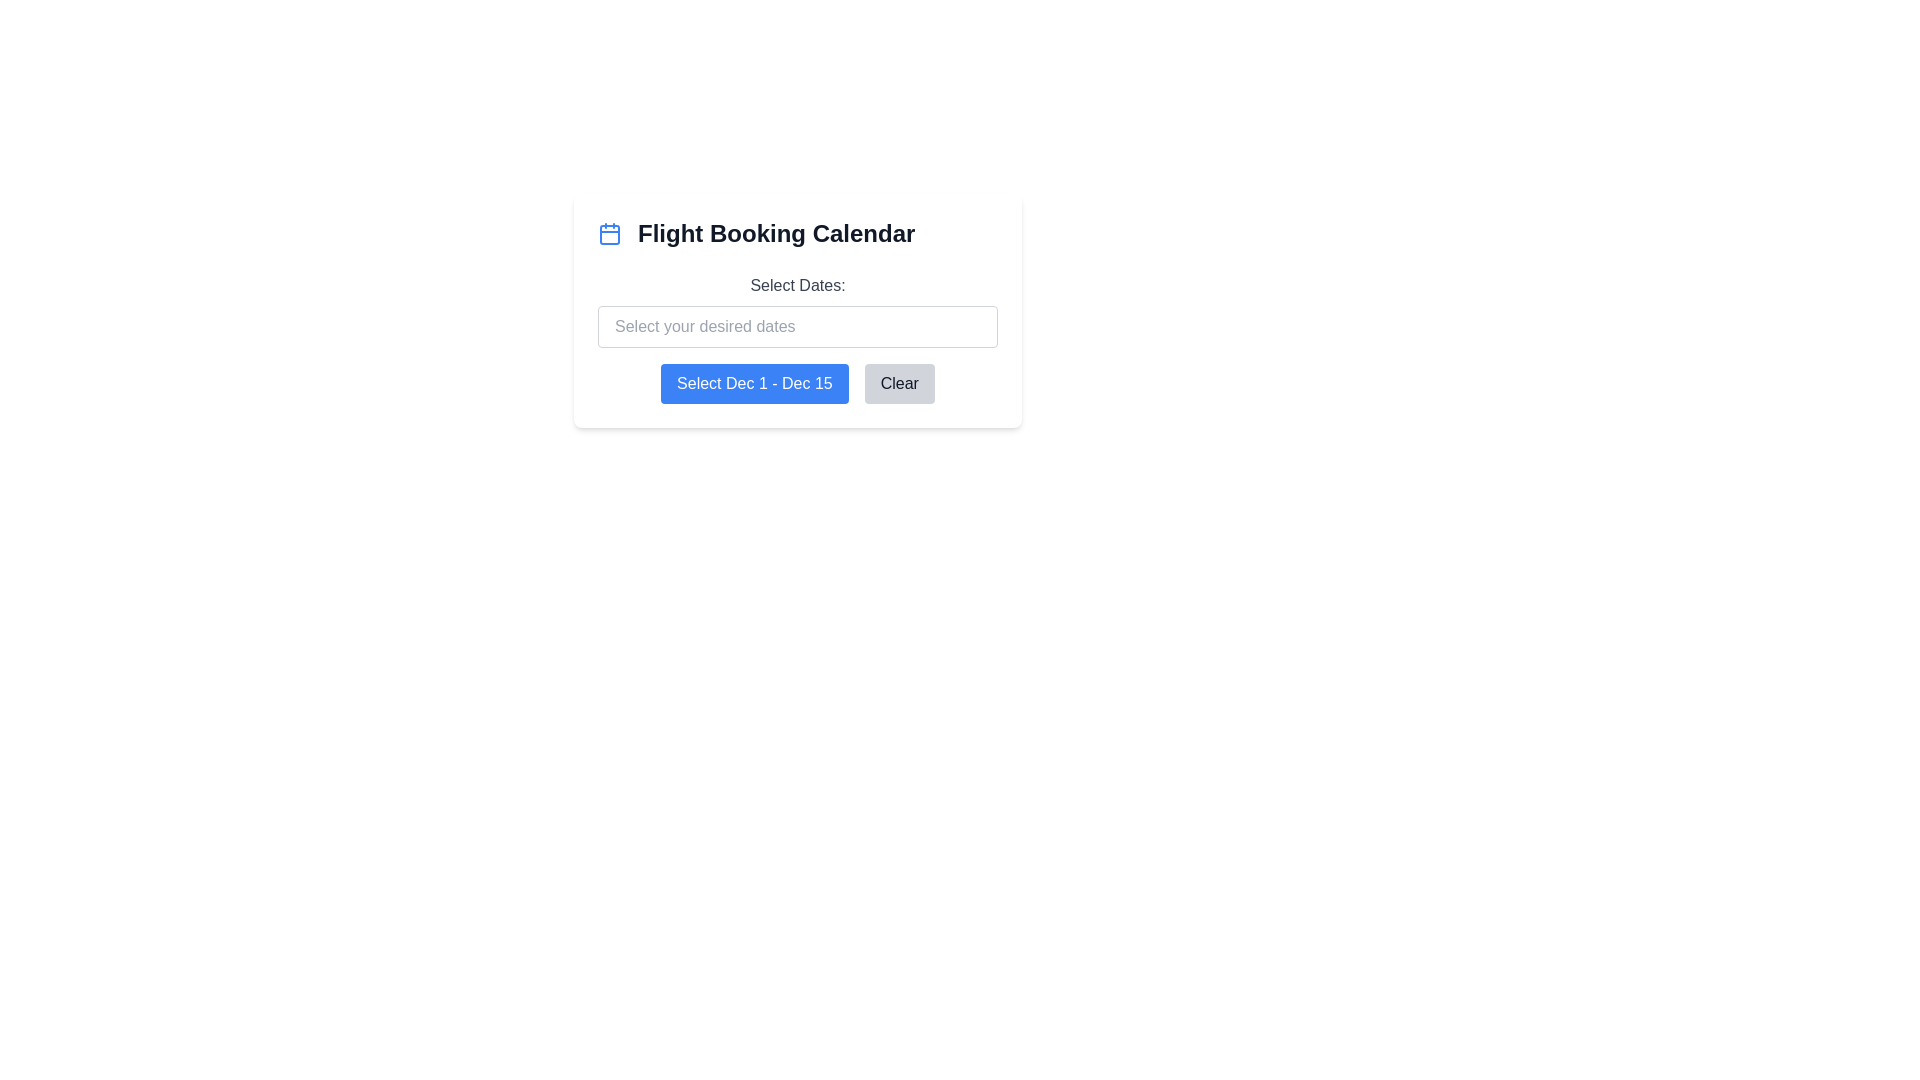  Describe the element at coordinates (898, 384) in the screenshot. I see `the 'Clear' button, which is a rectangular button with rounded corners, light gray background and dark gray text, located to the right of the 'Select Dec 1 - Dec 15' button` at that location.